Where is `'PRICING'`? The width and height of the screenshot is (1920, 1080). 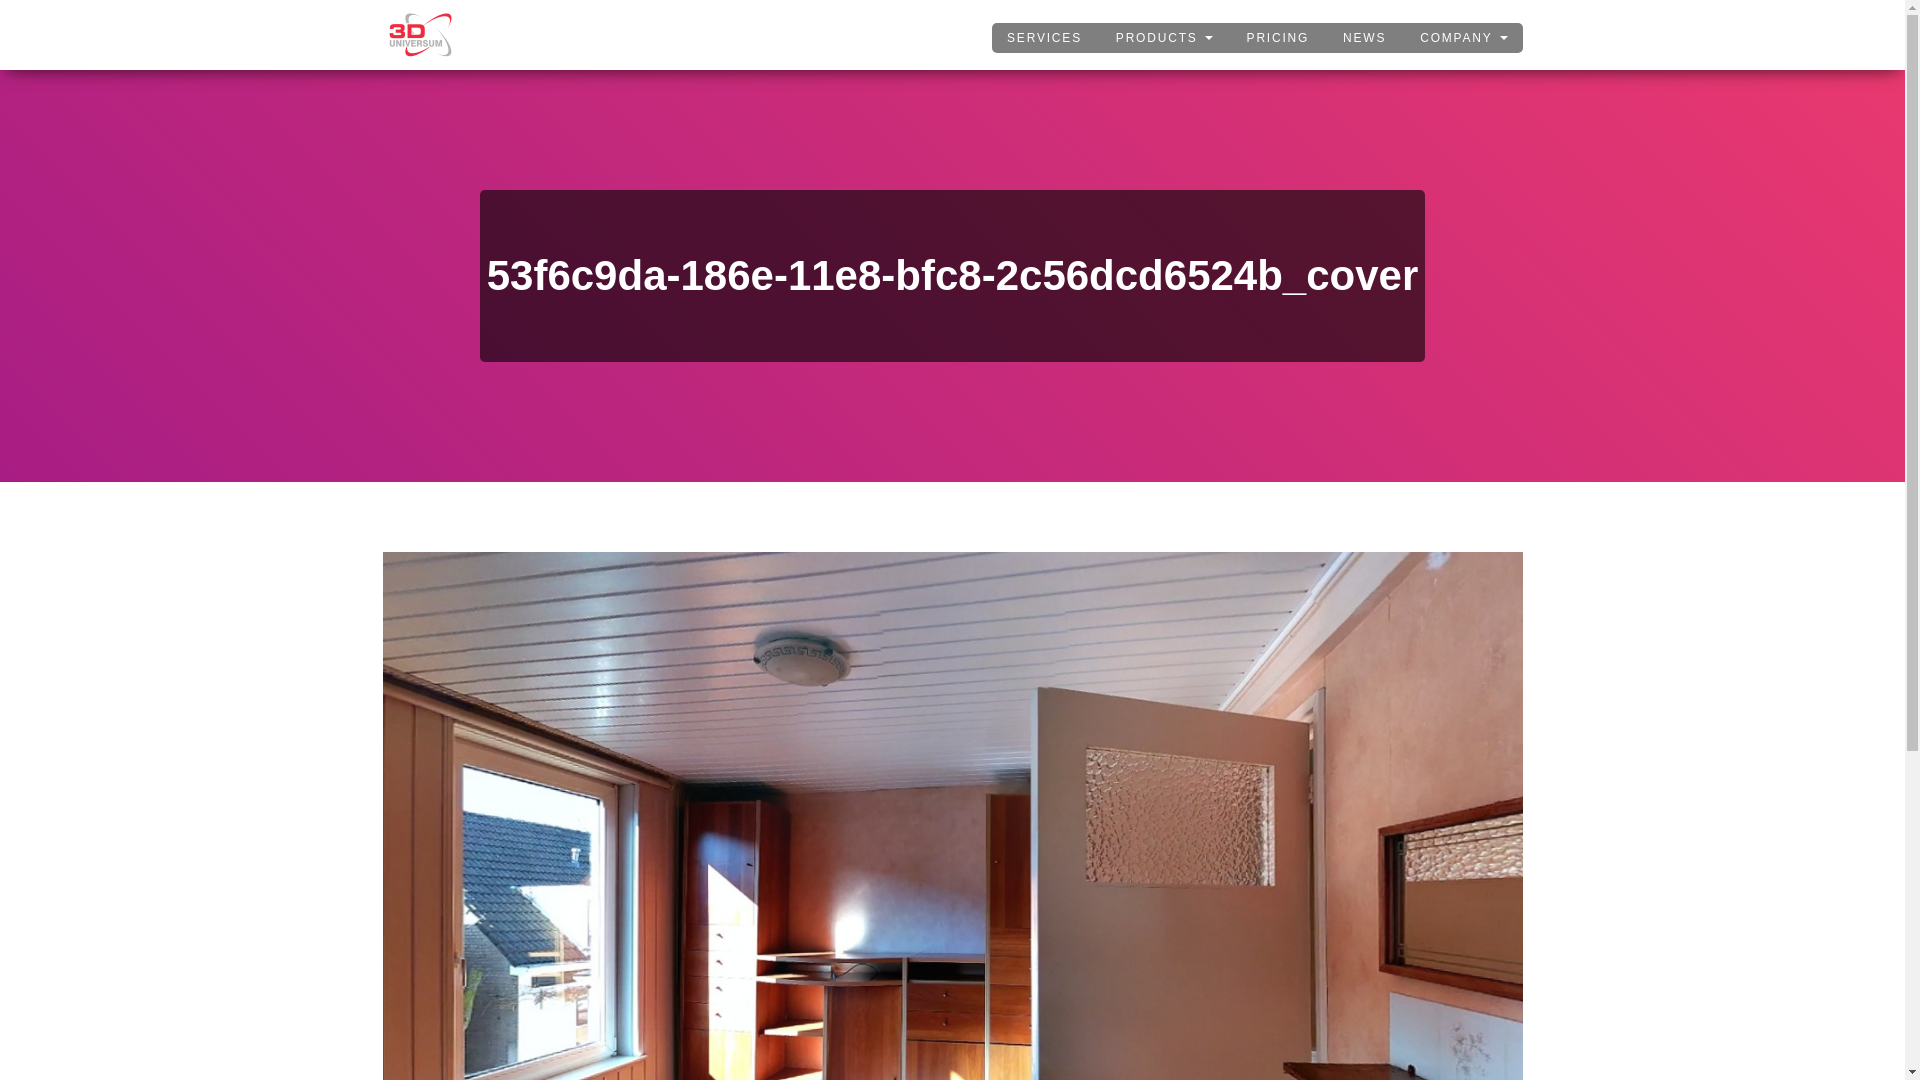
'PRICING' is located at coordinates (1231, 37).